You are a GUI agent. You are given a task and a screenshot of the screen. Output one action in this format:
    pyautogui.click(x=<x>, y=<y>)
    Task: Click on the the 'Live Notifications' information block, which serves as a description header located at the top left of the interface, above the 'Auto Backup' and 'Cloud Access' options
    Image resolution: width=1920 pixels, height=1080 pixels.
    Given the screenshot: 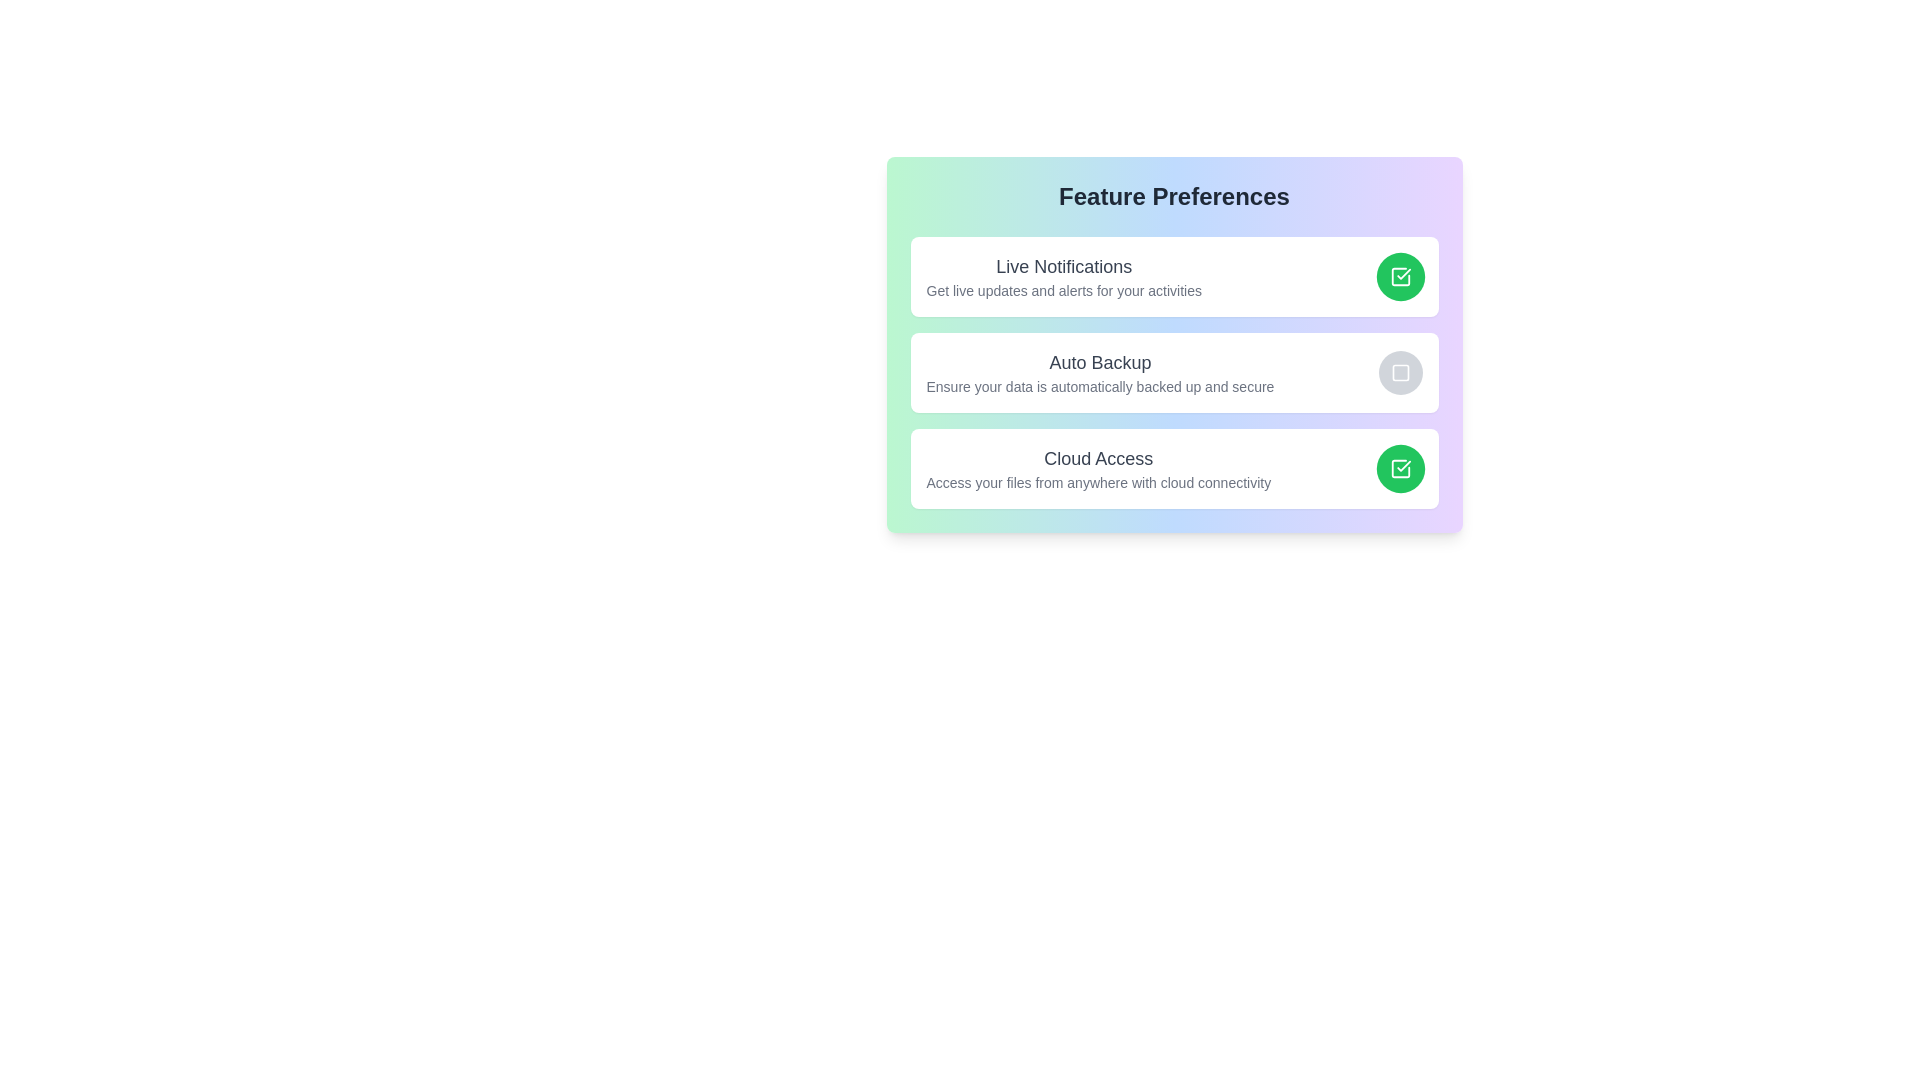 What is the action you would take?
    pyautogui.click(x=1063, y=277)
    